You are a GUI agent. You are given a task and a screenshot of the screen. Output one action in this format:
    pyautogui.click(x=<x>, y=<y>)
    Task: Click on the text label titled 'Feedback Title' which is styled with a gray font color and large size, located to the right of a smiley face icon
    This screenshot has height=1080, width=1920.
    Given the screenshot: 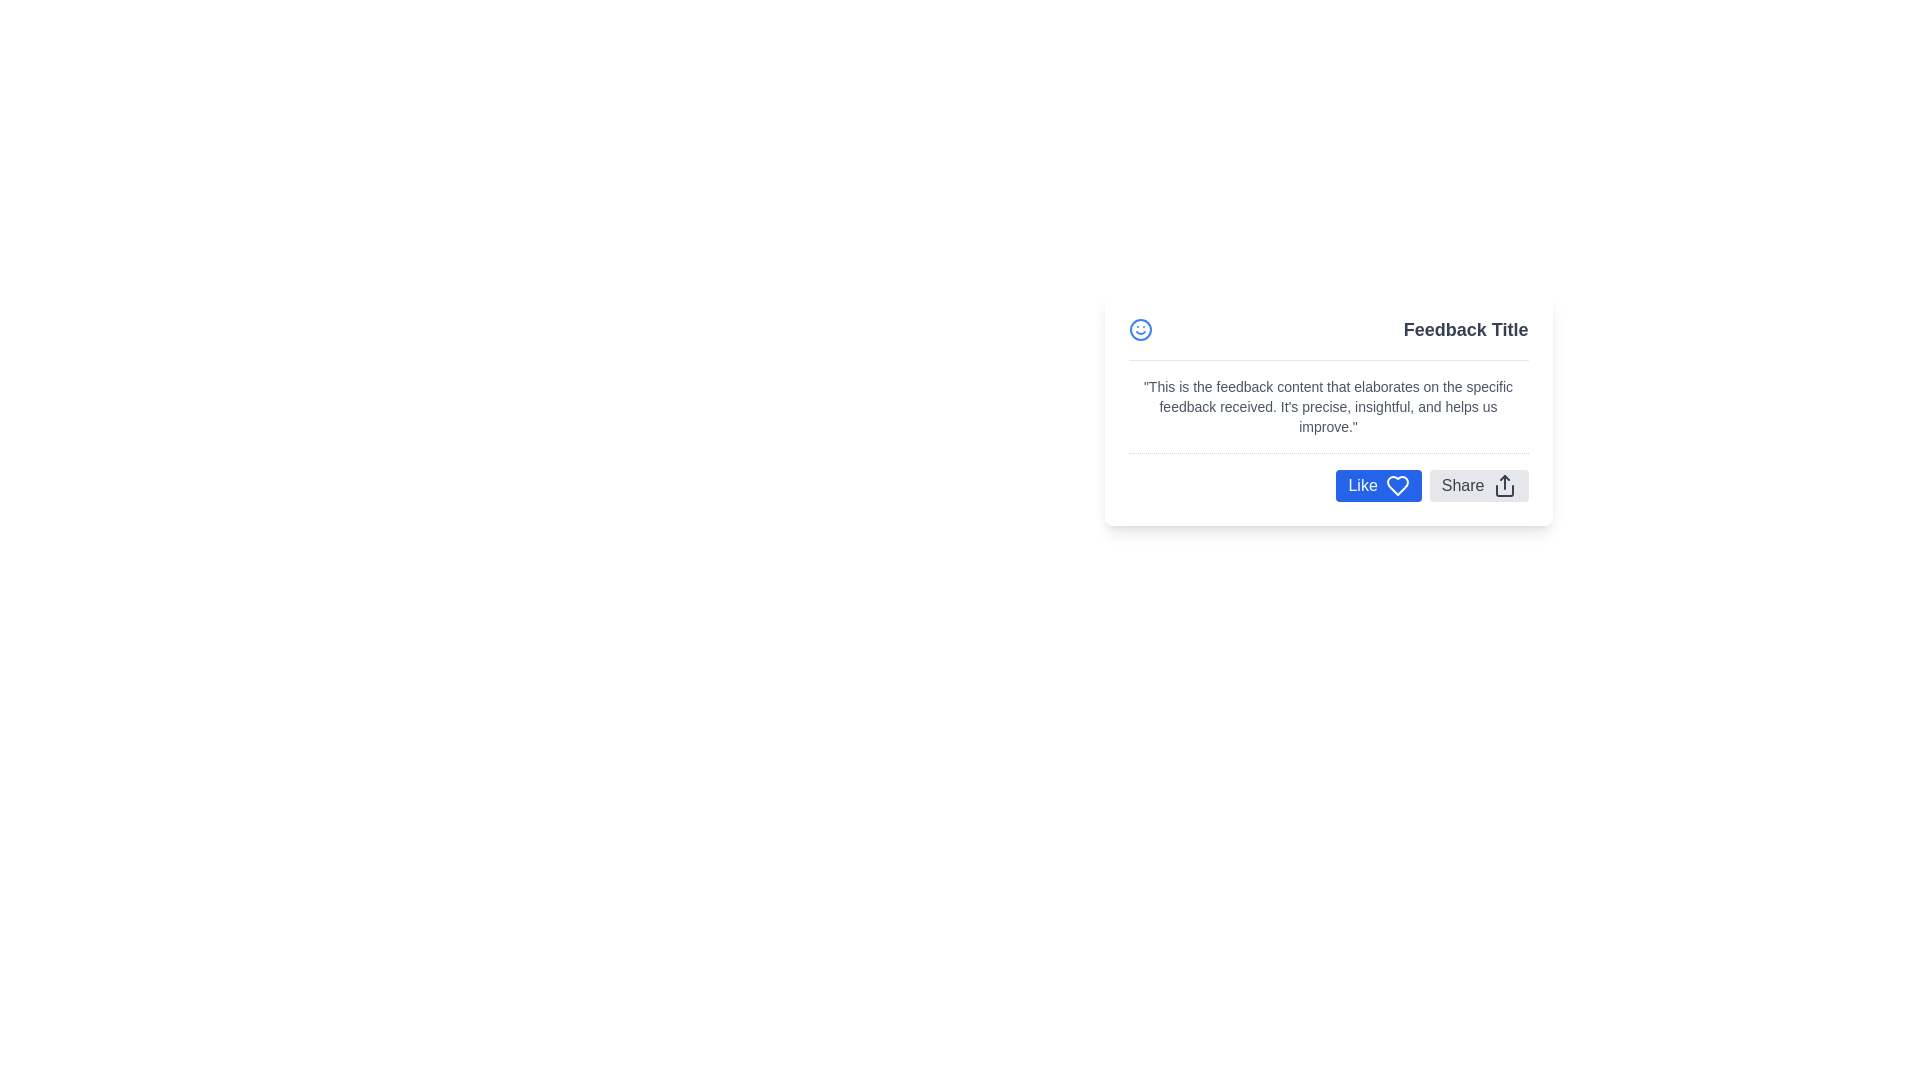 What is the action you would take?
    pyautogui.click(x=1466, y=329)
    